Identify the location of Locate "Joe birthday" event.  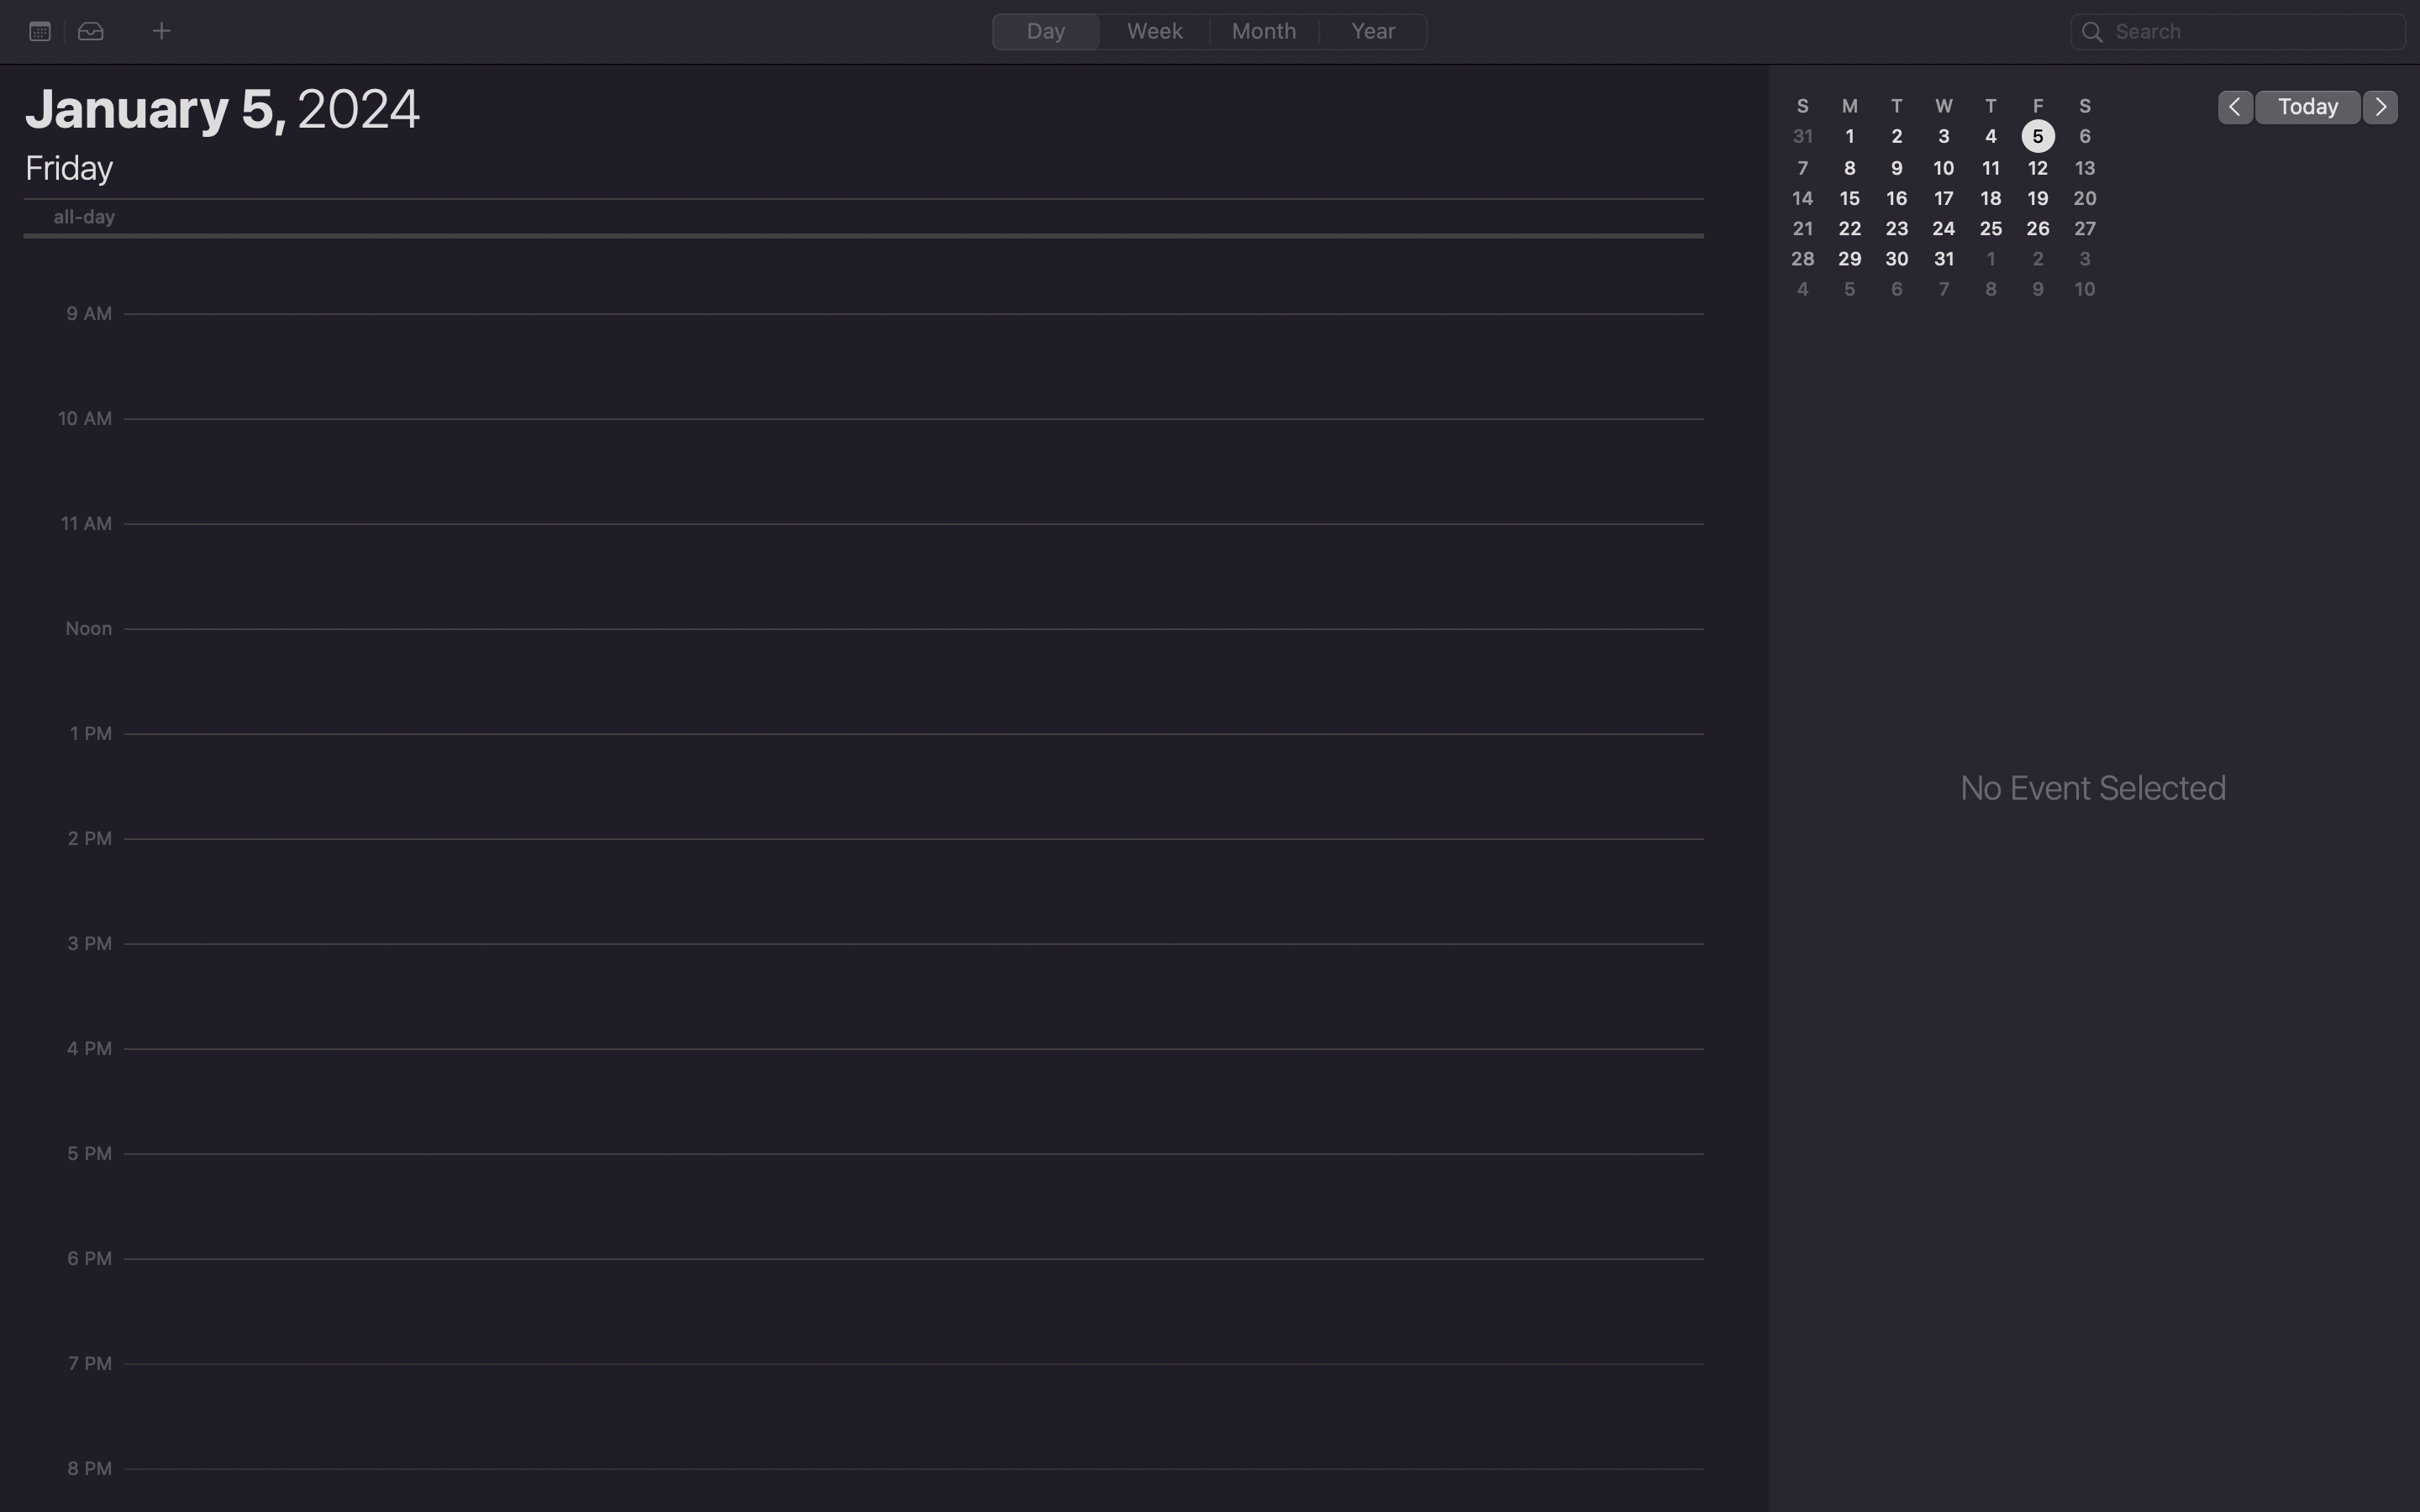
(2238, 32).